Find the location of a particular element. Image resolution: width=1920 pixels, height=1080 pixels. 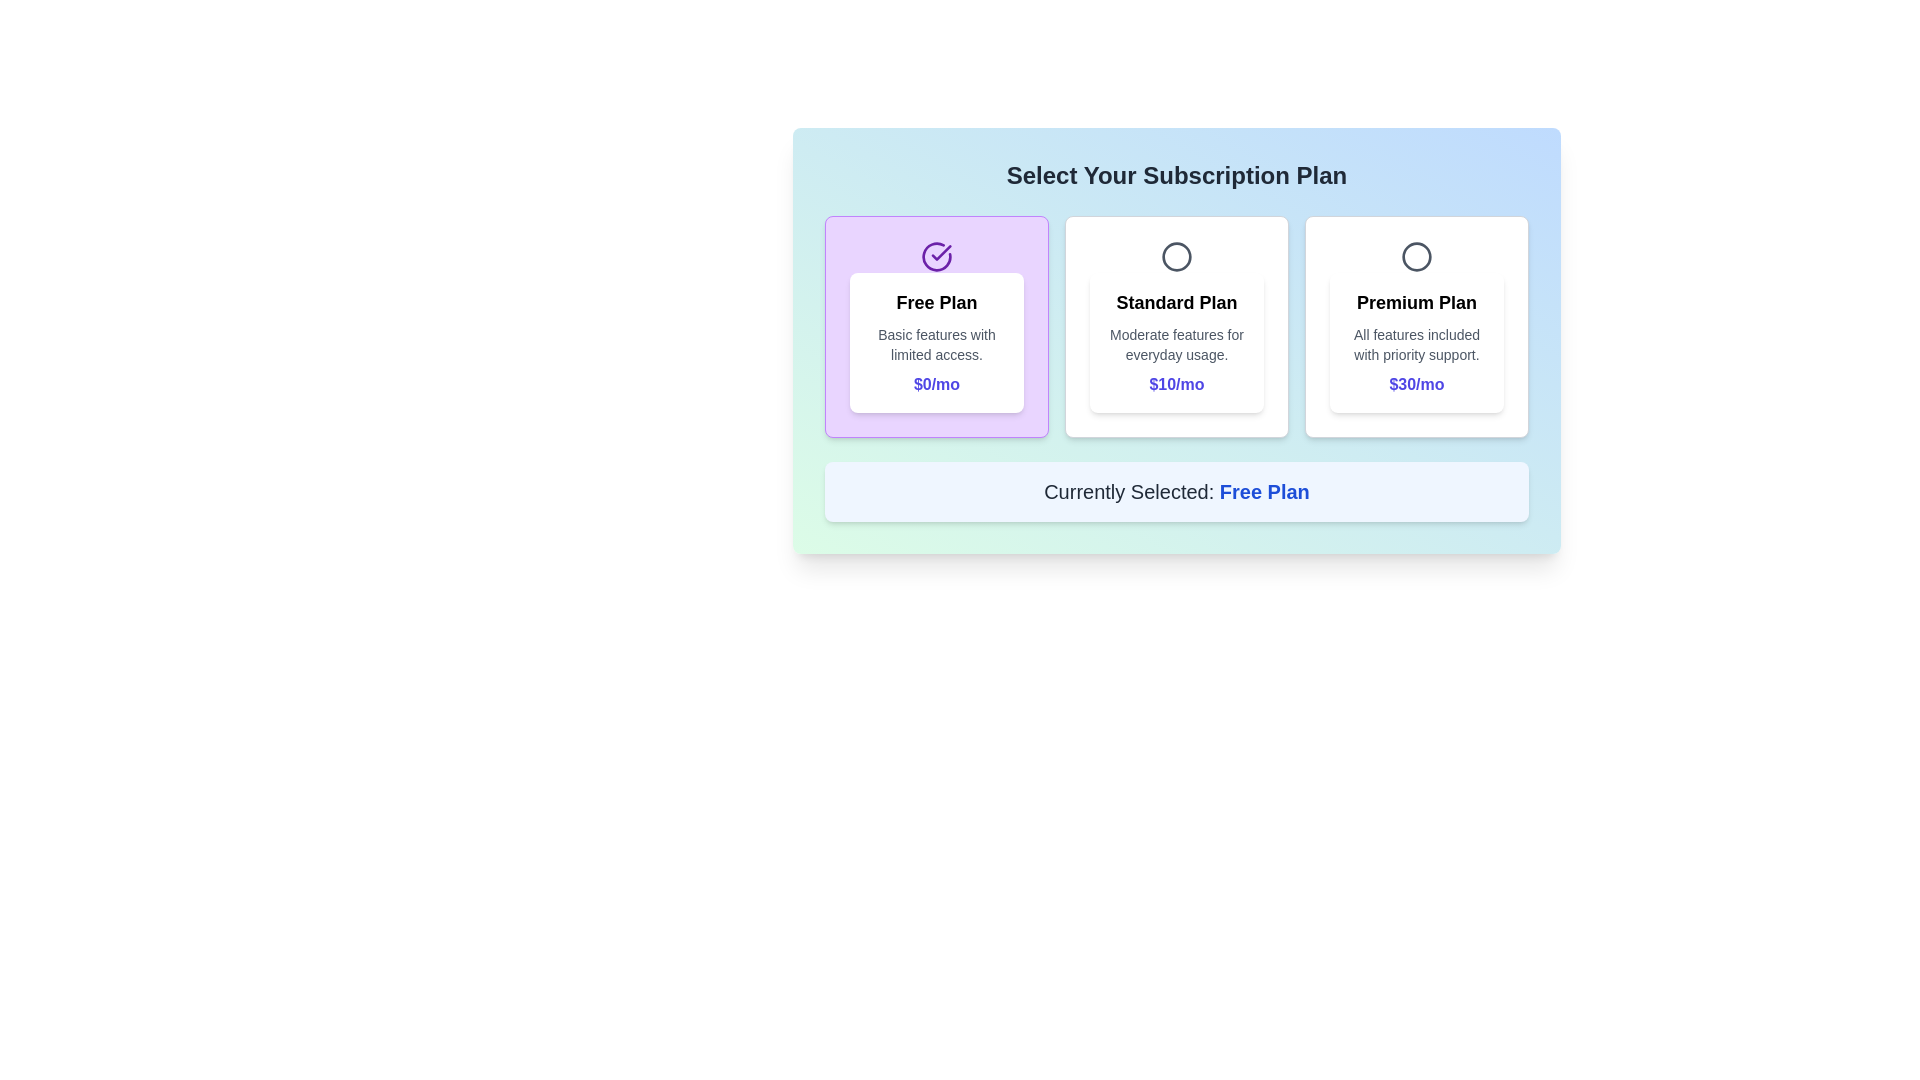

the text label displaying the current subscription plan, which reads 'Currently Selected: Free Plan', located in the lower part of the interface is located at coordinates (1263, 492).